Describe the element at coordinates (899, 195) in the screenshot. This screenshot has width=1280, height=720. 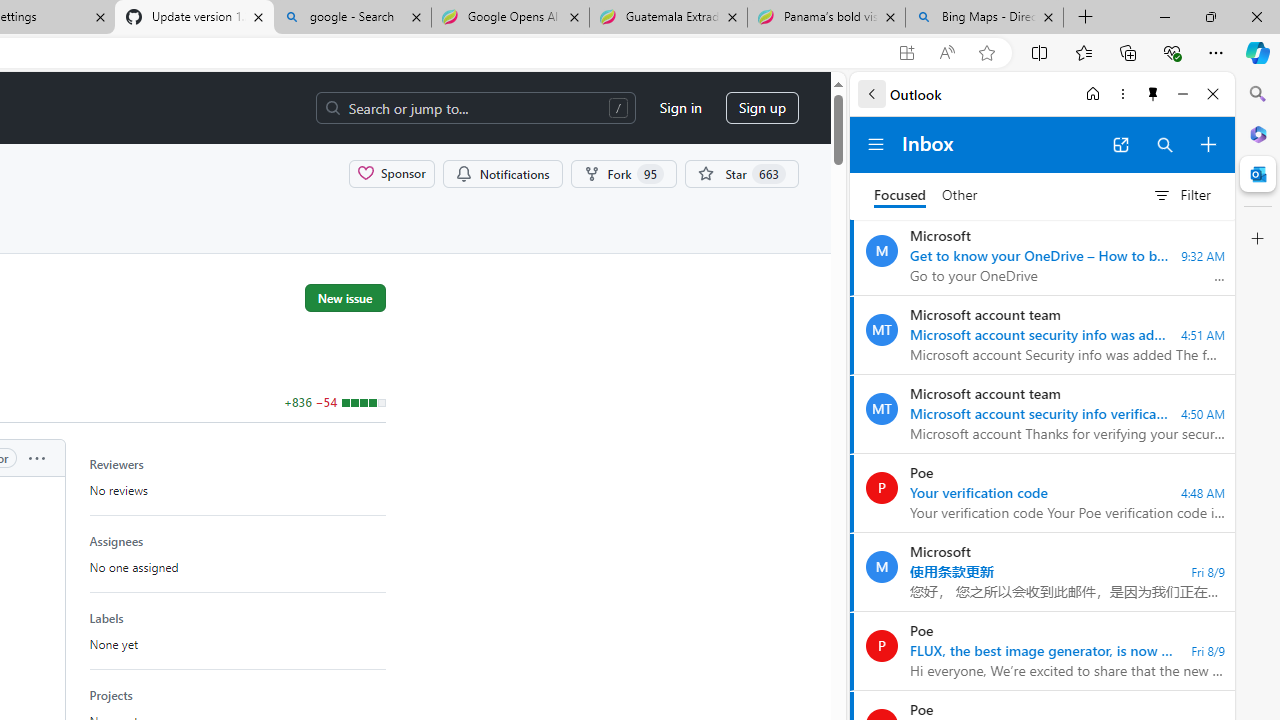
I see `'Focused'` at that location.